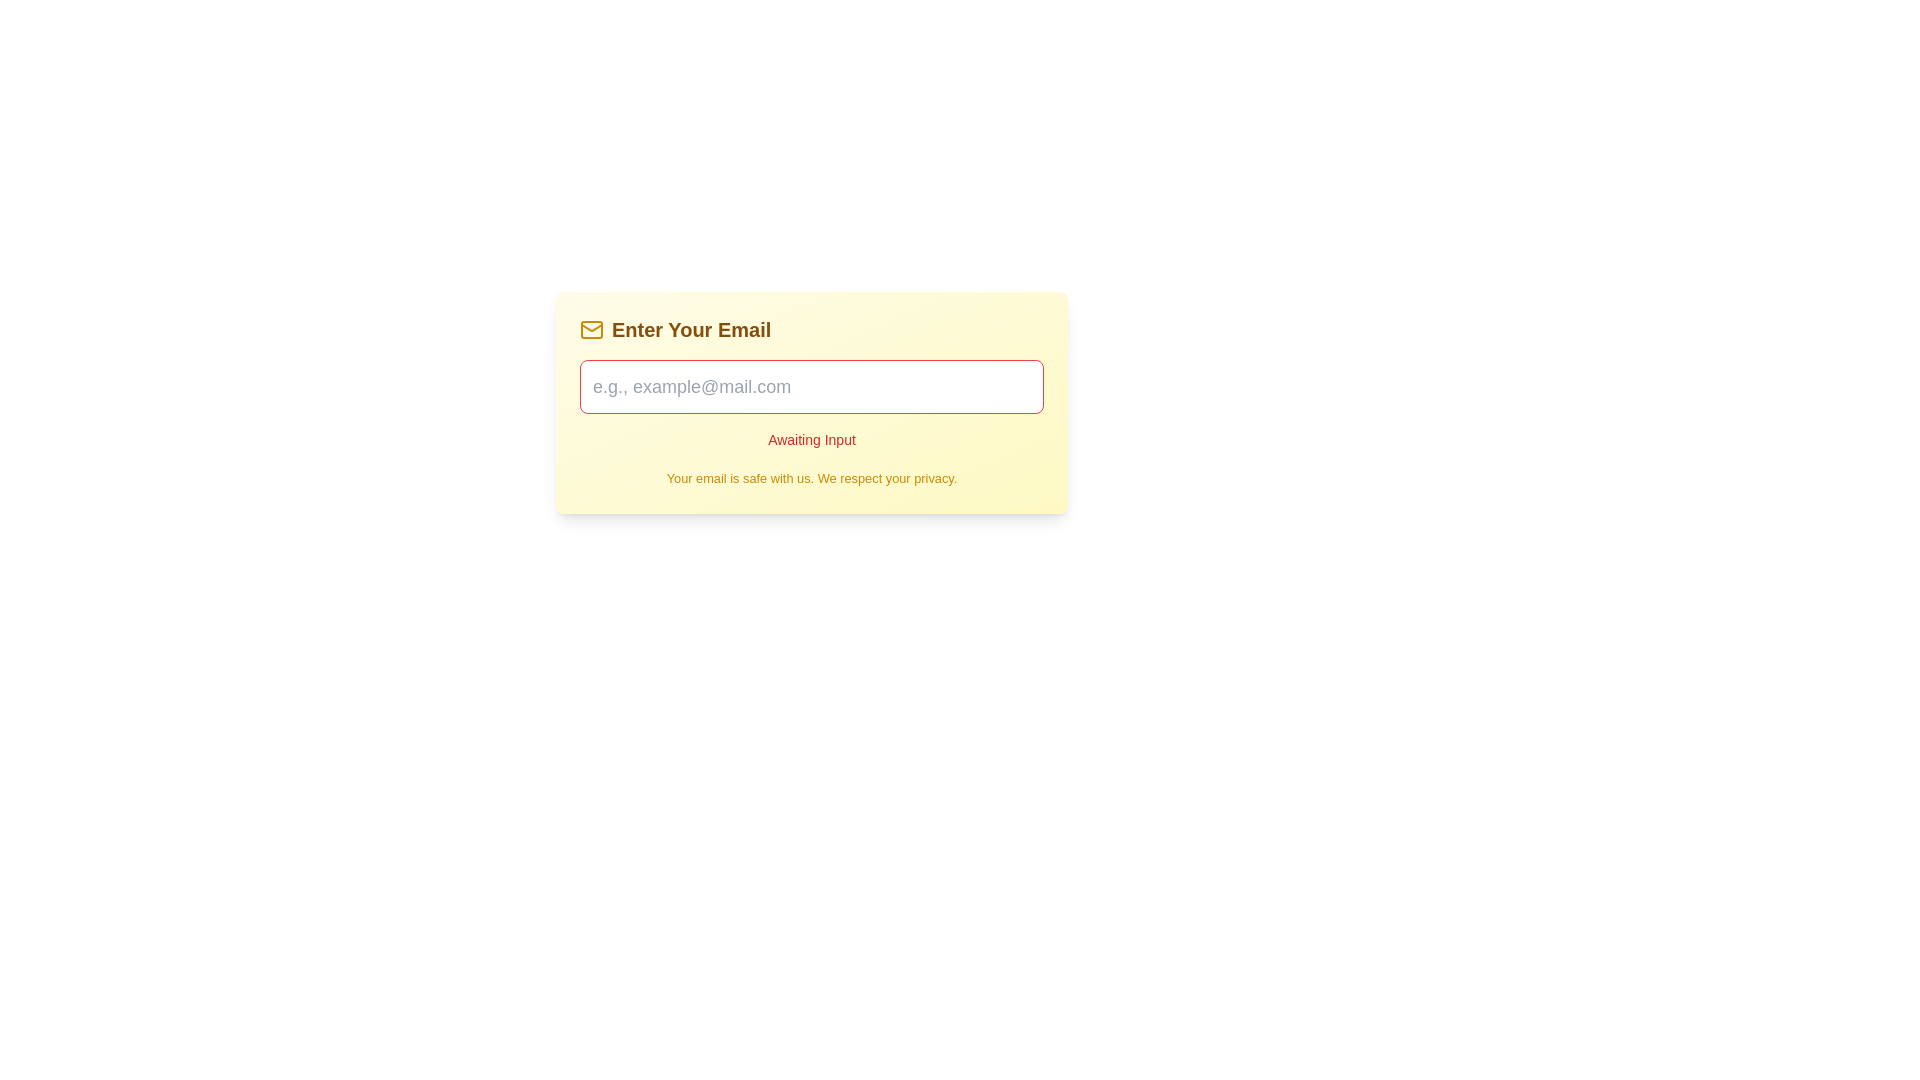 This screenshot has width=1920, height=1080. I want to click on the assurance message text element that informs users about the privacy and safety of their email information, located below the input field and 'Awaiting Input' message, centered in the form section, so click(811, 478).